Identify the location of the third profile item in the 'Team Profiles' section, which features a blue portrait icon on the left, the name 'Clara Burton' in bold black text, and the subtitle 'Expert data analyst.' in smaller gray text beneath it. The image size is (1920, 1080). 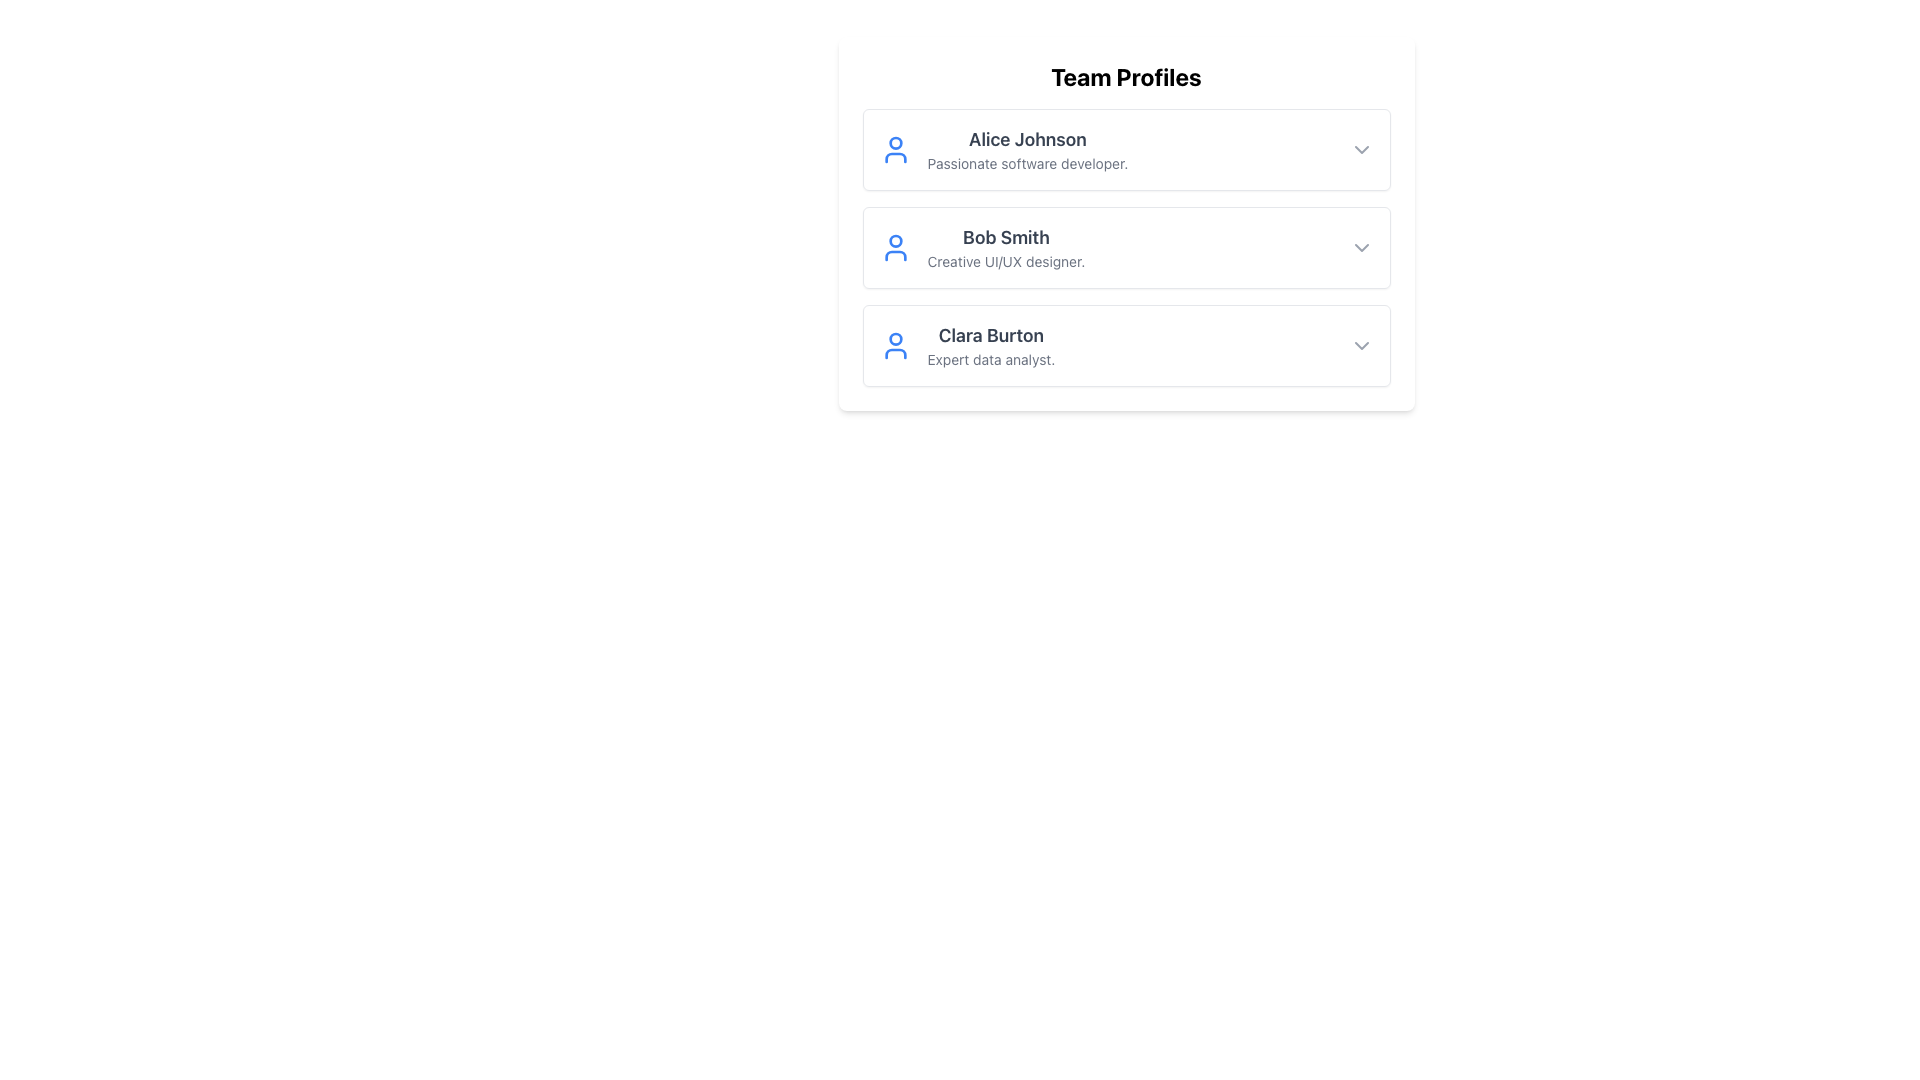
(967, 345).